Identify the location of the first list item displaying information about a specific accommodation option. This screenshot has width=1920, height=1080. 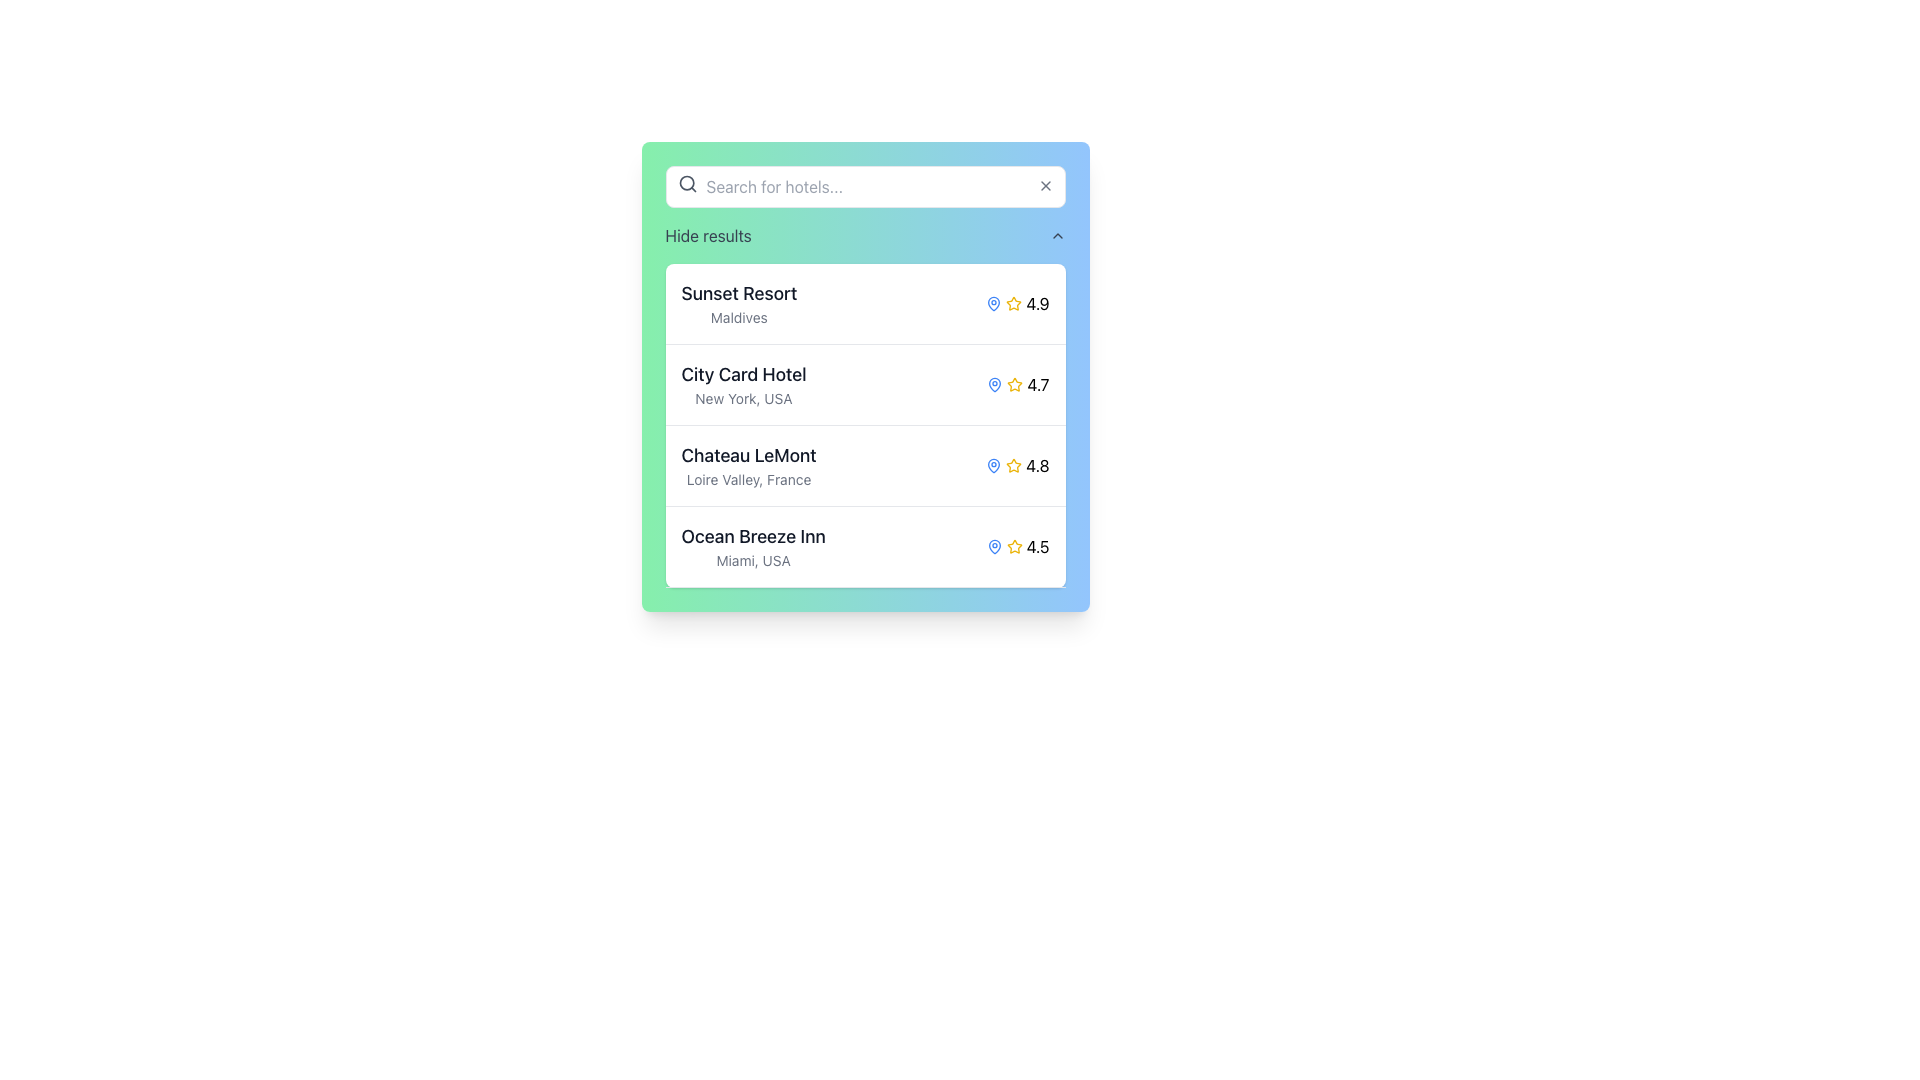
(865, 304).